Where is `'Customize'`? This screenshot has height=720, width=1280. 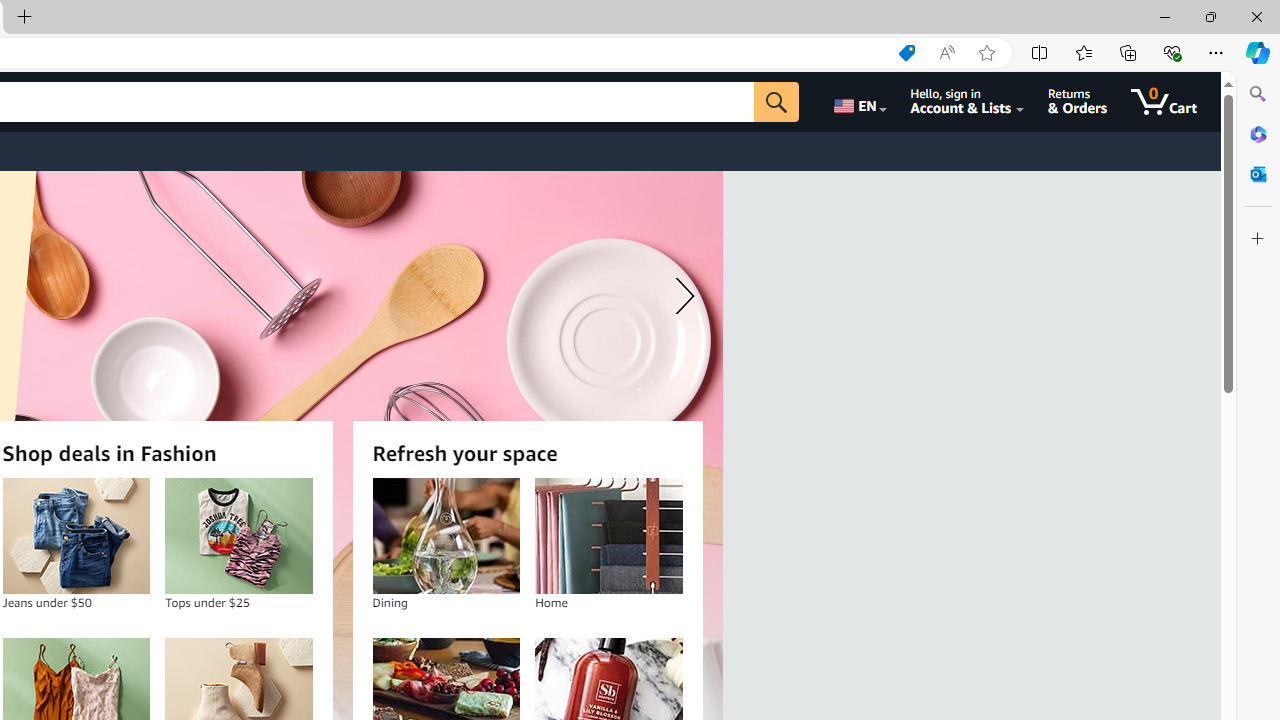 'Customize' is located at coordinates (1257, 238).